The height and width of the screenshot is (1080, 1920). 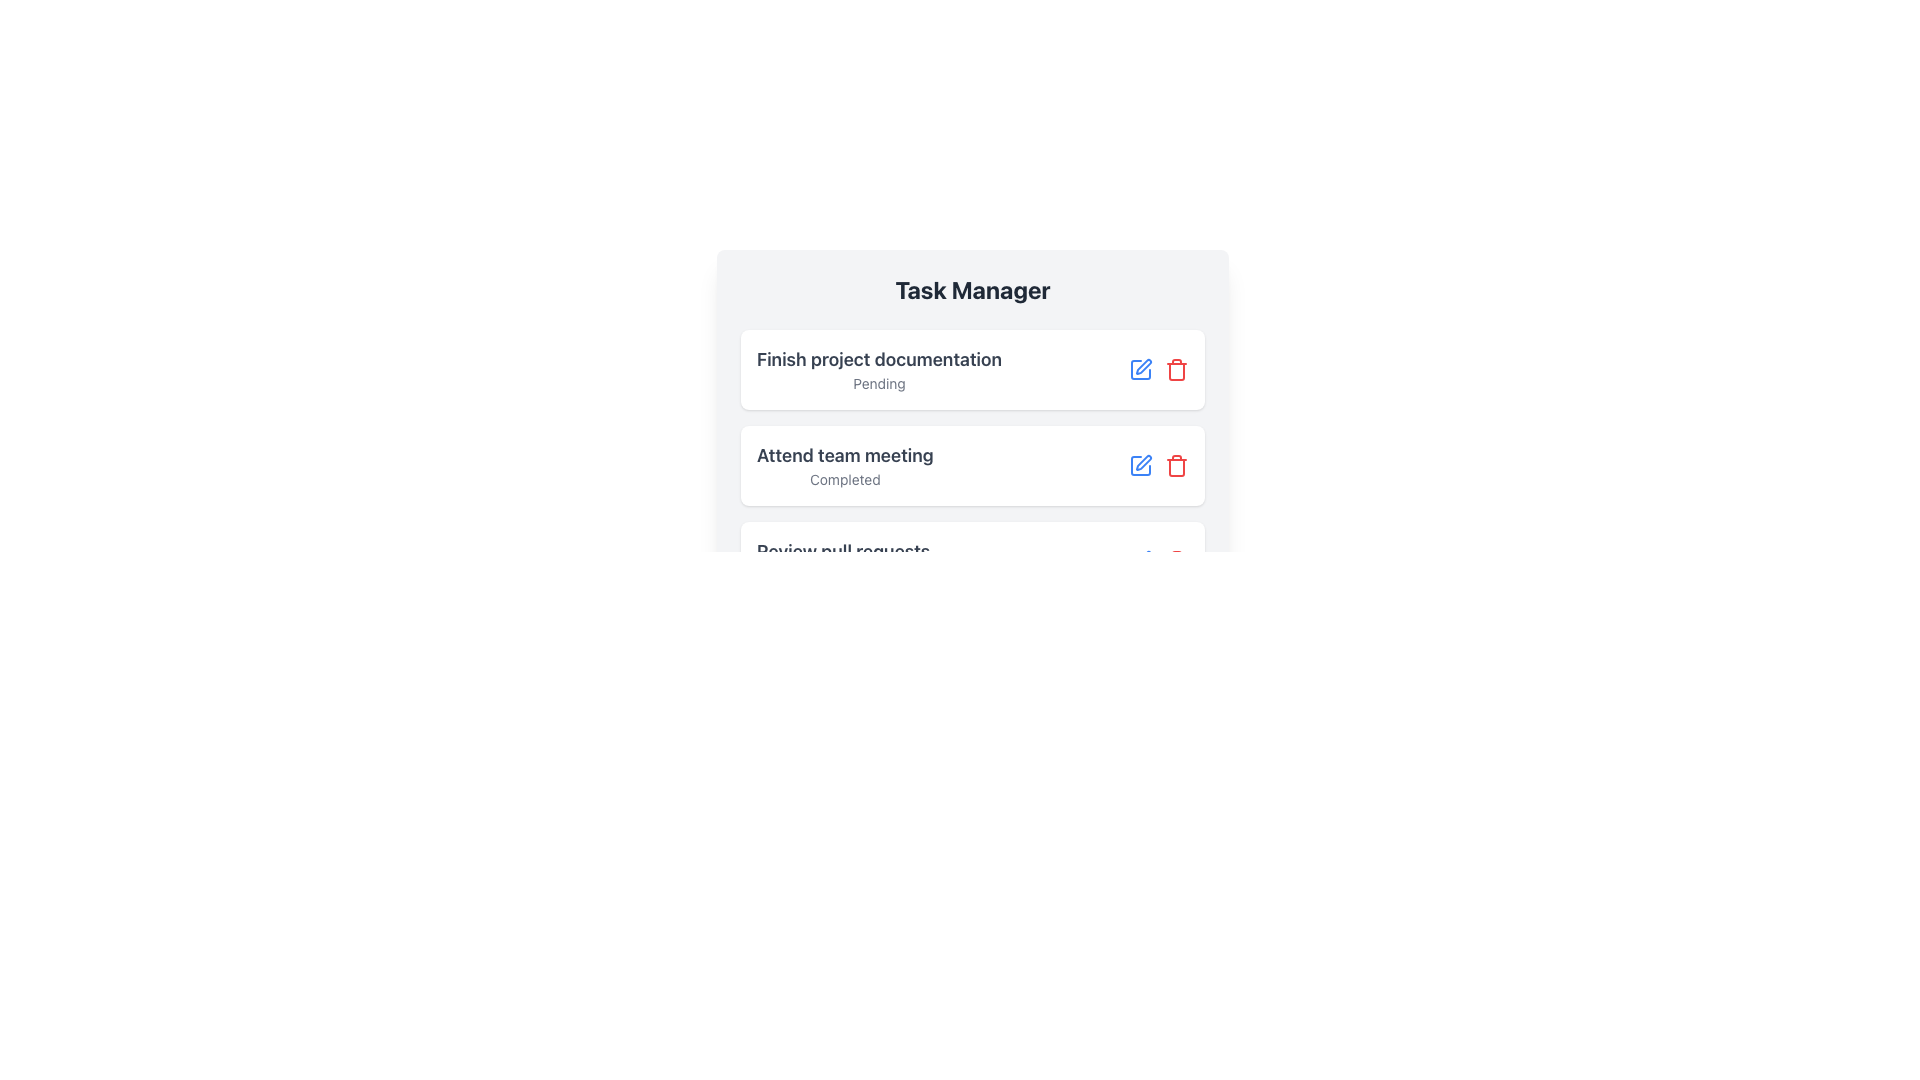 What do you see at coordinates (843, 551) in the screenshot?
I see `the text label 'Review pull requests', which is displayed in large, bold, gray-styled font and is the third element in the task list under 'Task Manager'` at bounding box center [843, 551].